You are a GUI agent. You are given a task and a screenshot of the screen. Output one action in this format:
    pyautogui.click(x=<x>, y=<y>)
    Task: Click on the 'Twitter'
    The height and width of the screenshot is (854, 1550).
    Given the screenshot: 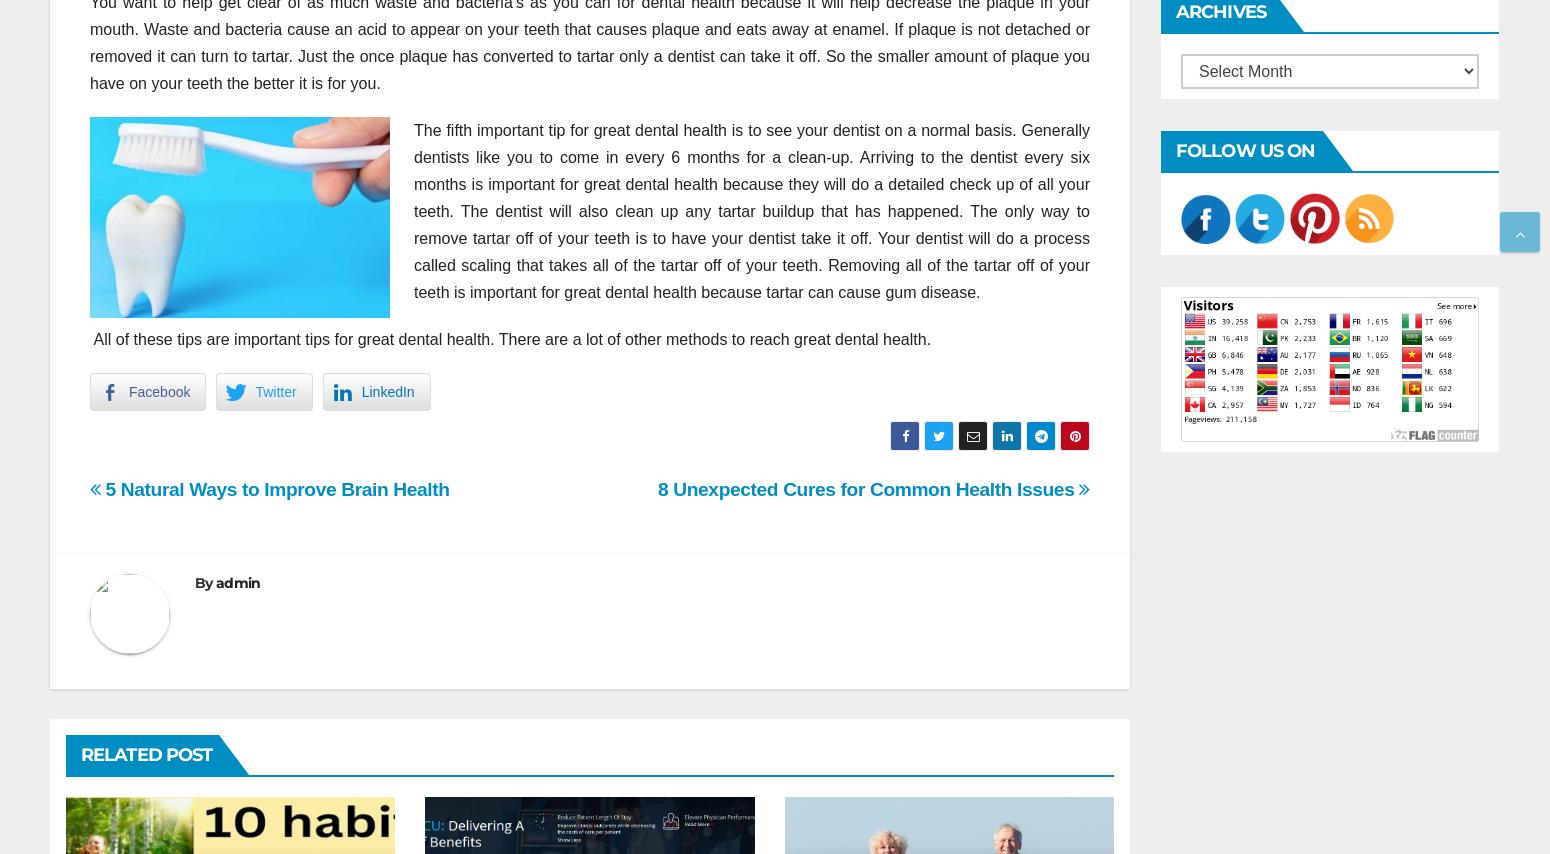 What is the action you would take?
    pyautogui.click(x=275, y=389)
    